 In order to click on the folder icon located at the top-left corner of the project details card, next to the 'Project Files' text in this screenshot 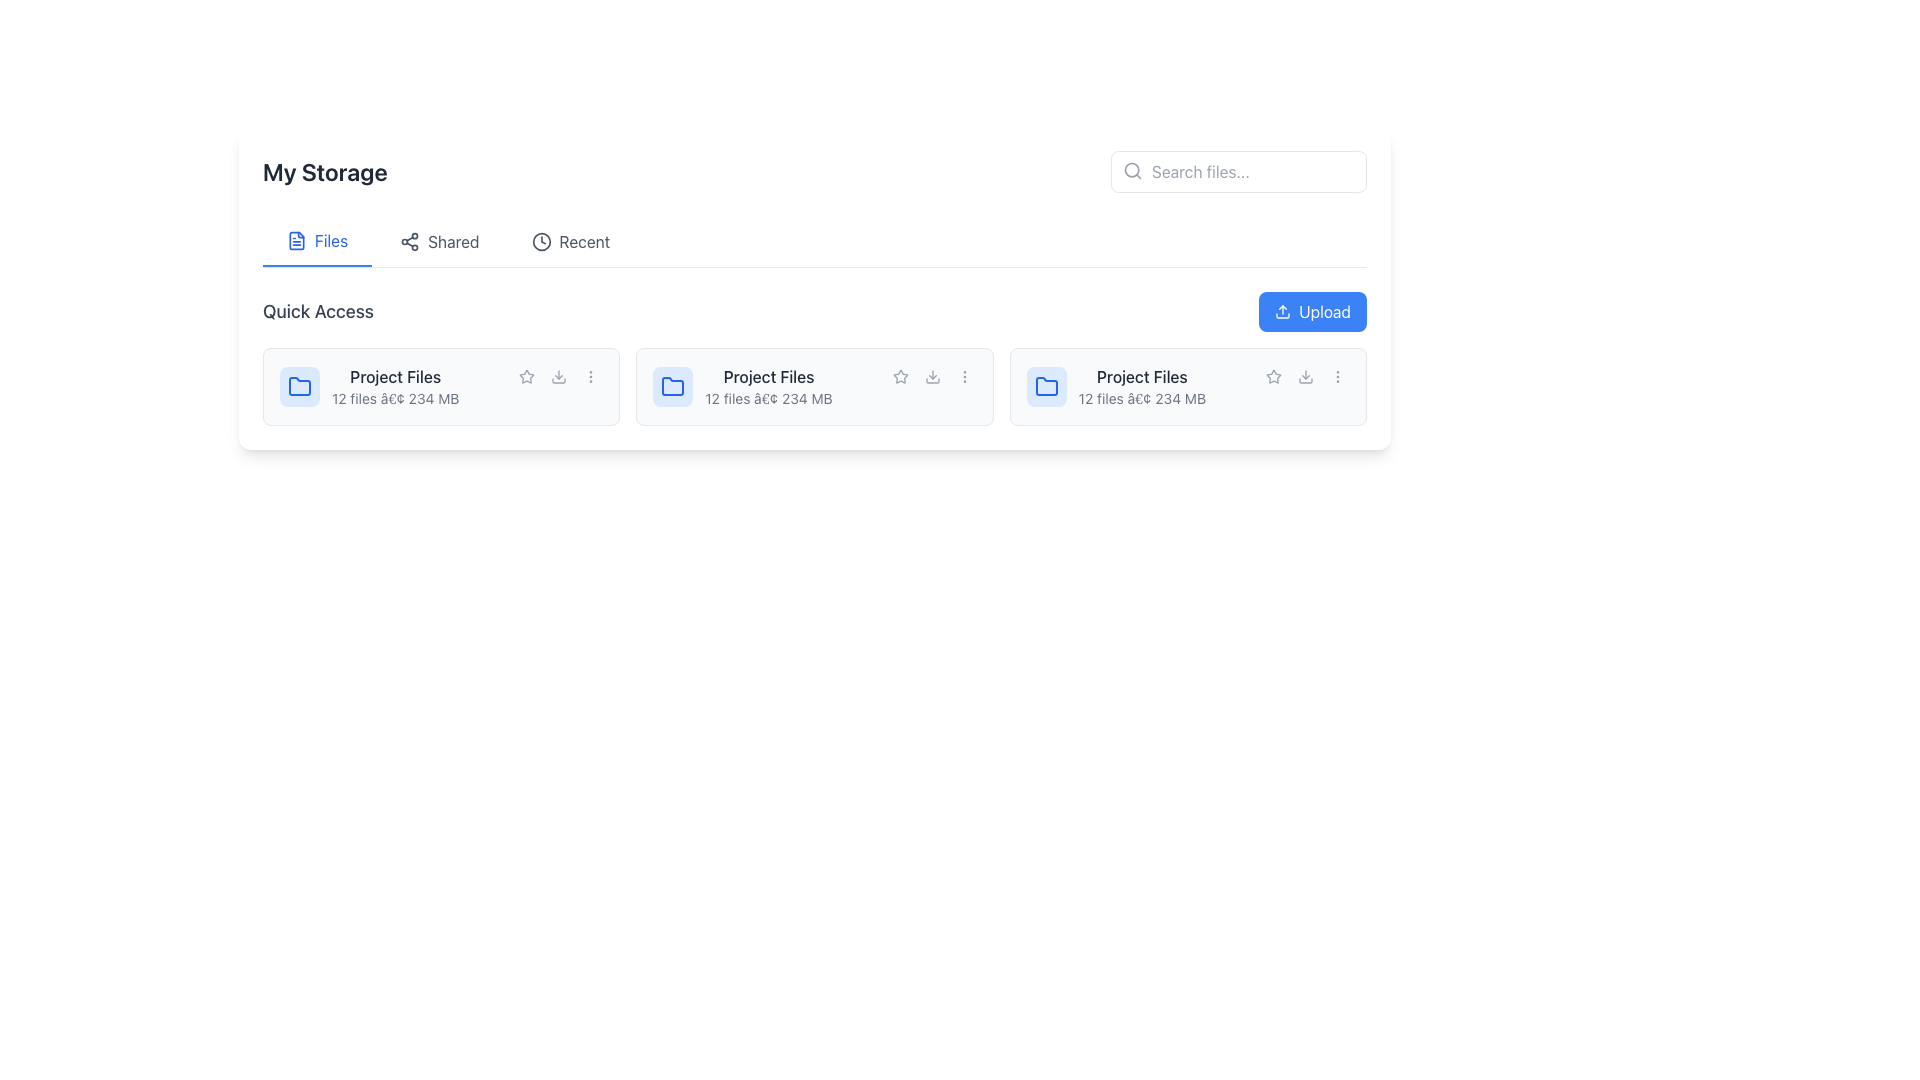, I will do `click(298, 386)`.